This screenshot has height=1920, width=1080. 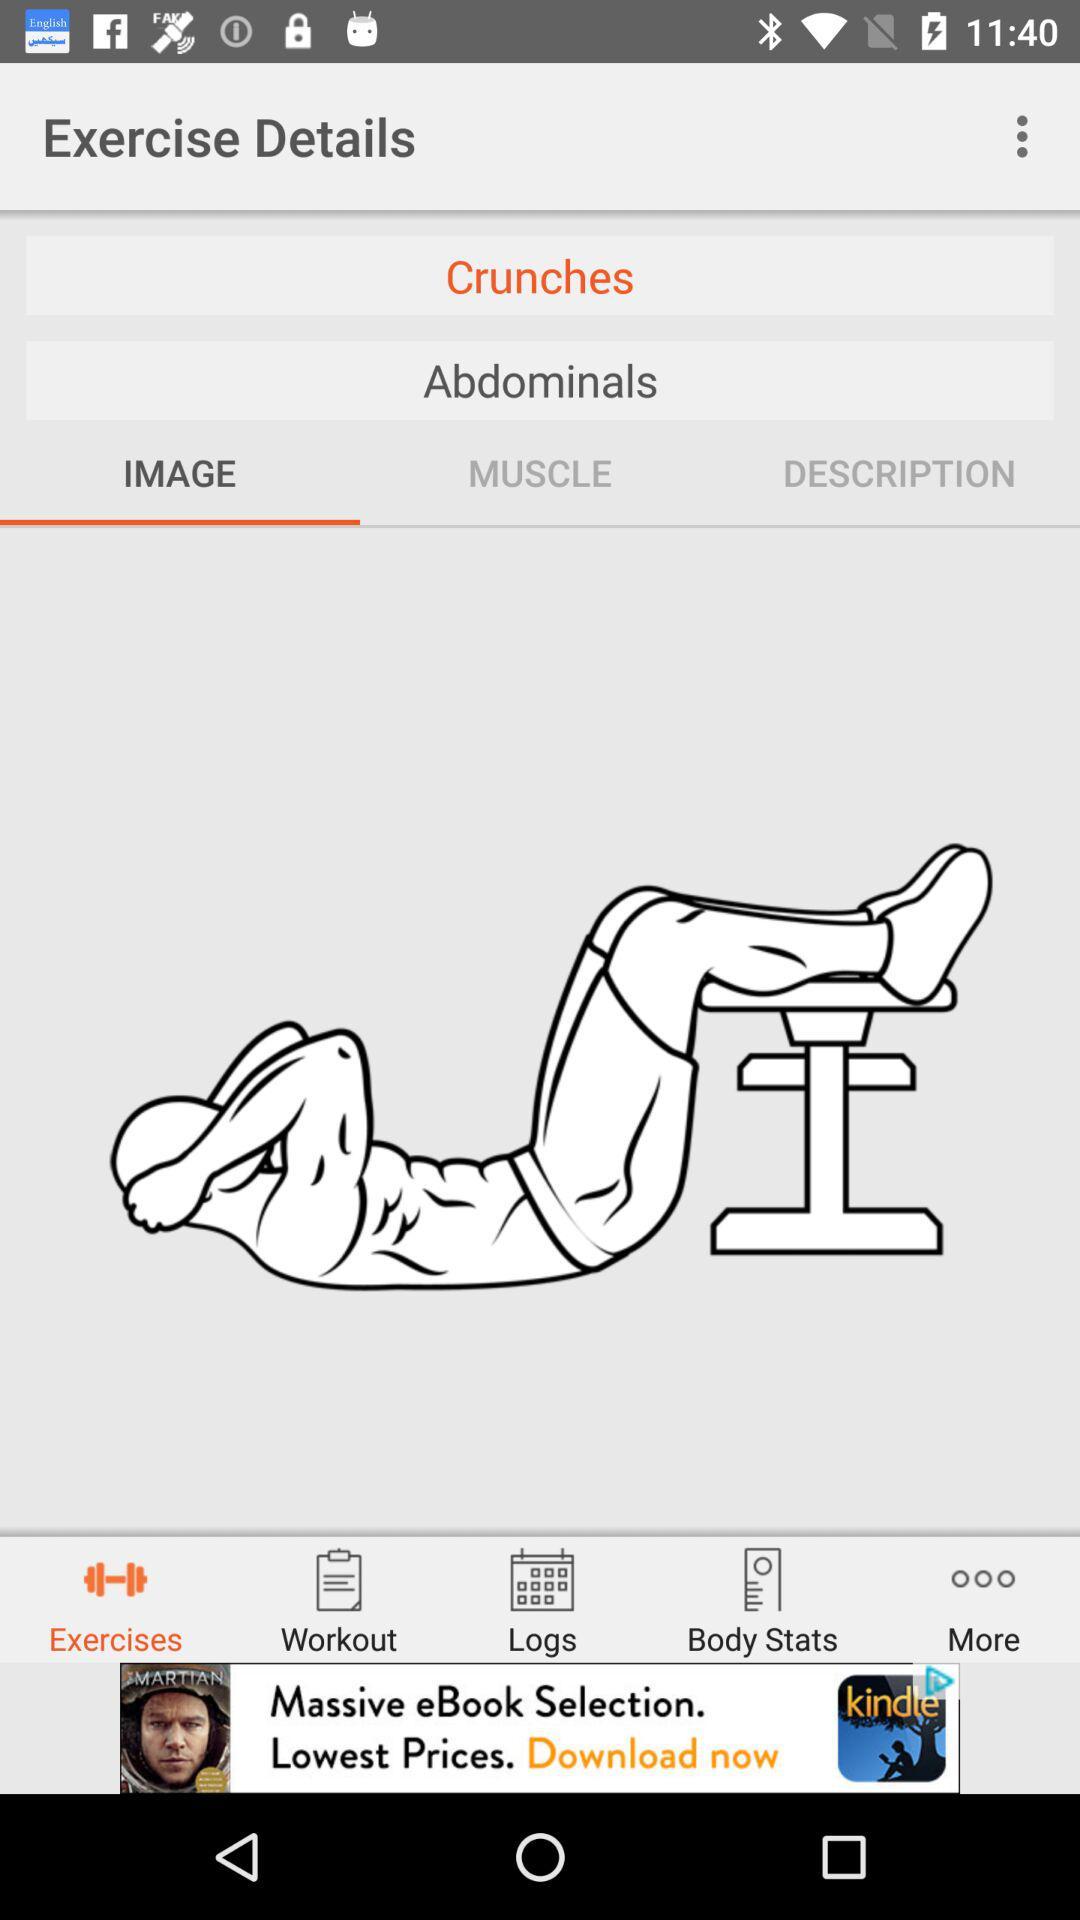 I want to click on advertisement, so click(x=540, y=1727).